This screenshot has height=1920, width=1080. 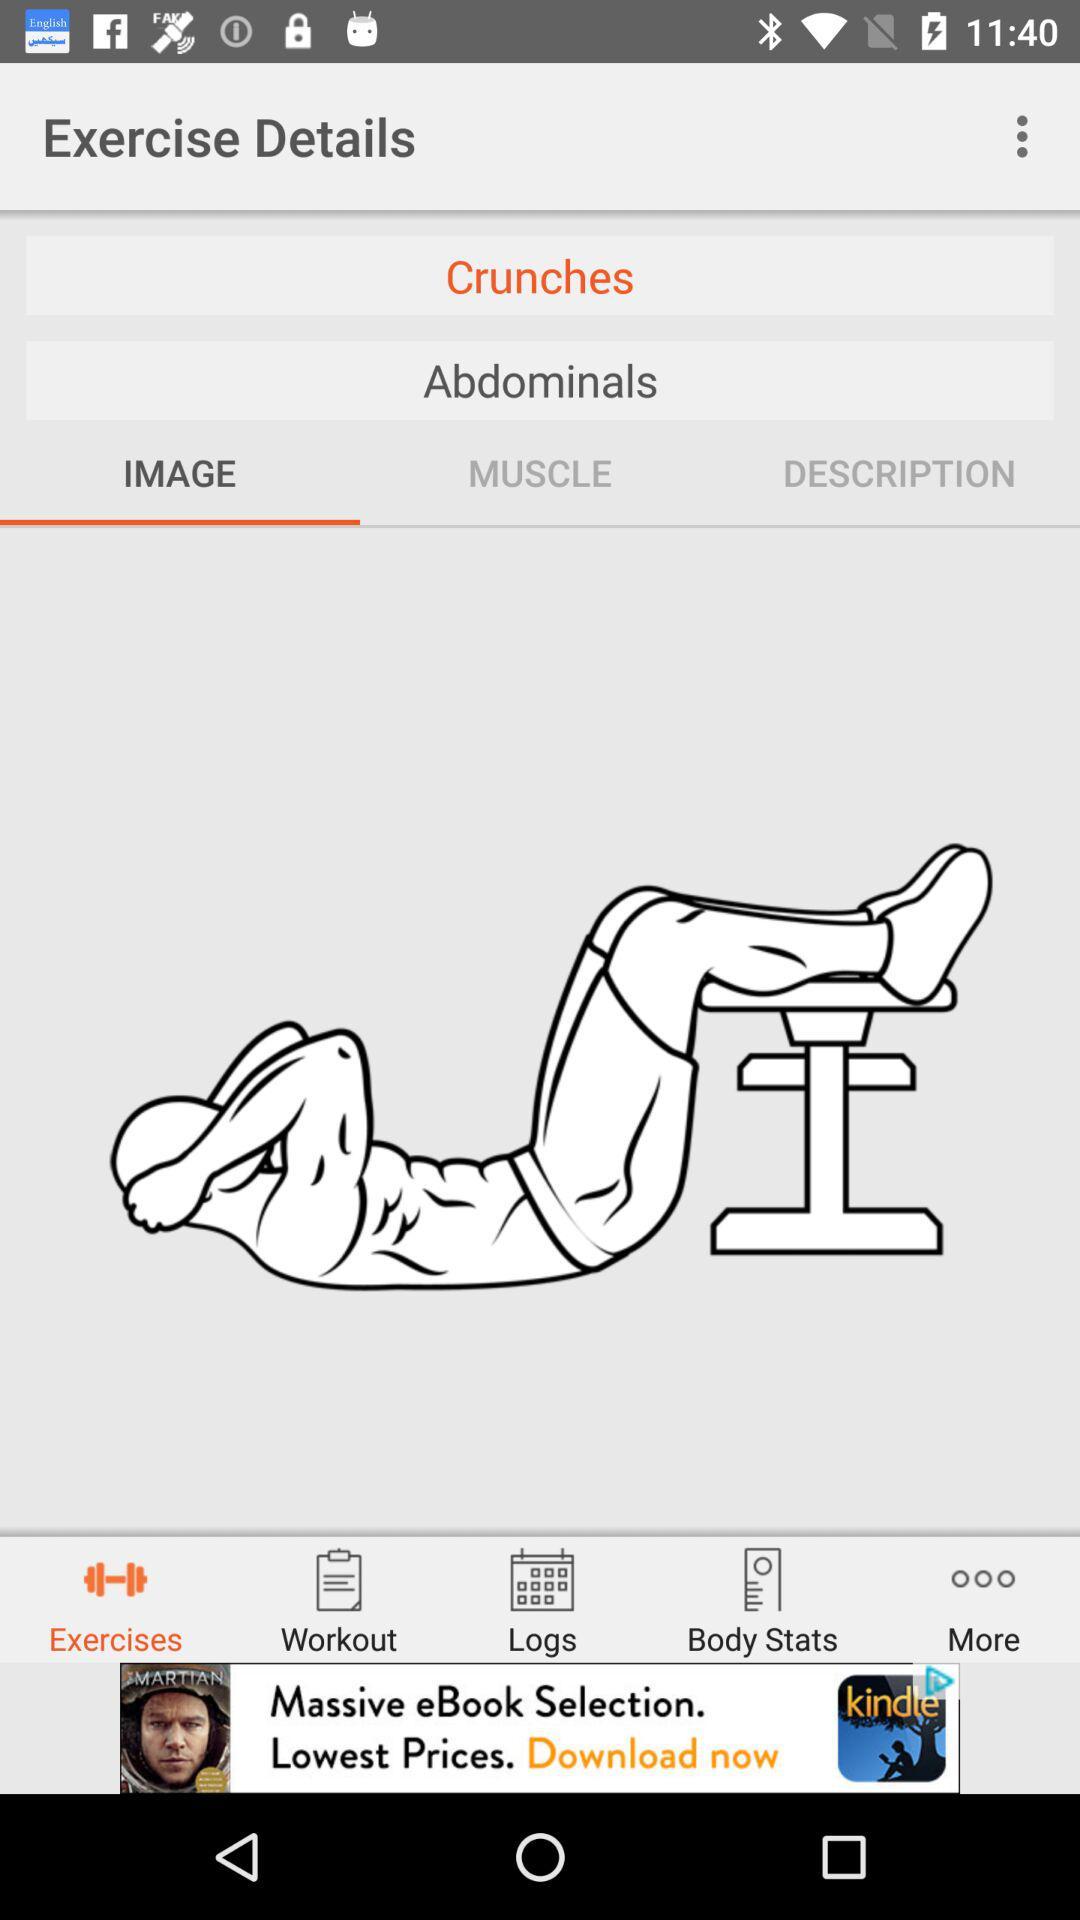 I want to click on advertisement, so click(x=540, y=1727).